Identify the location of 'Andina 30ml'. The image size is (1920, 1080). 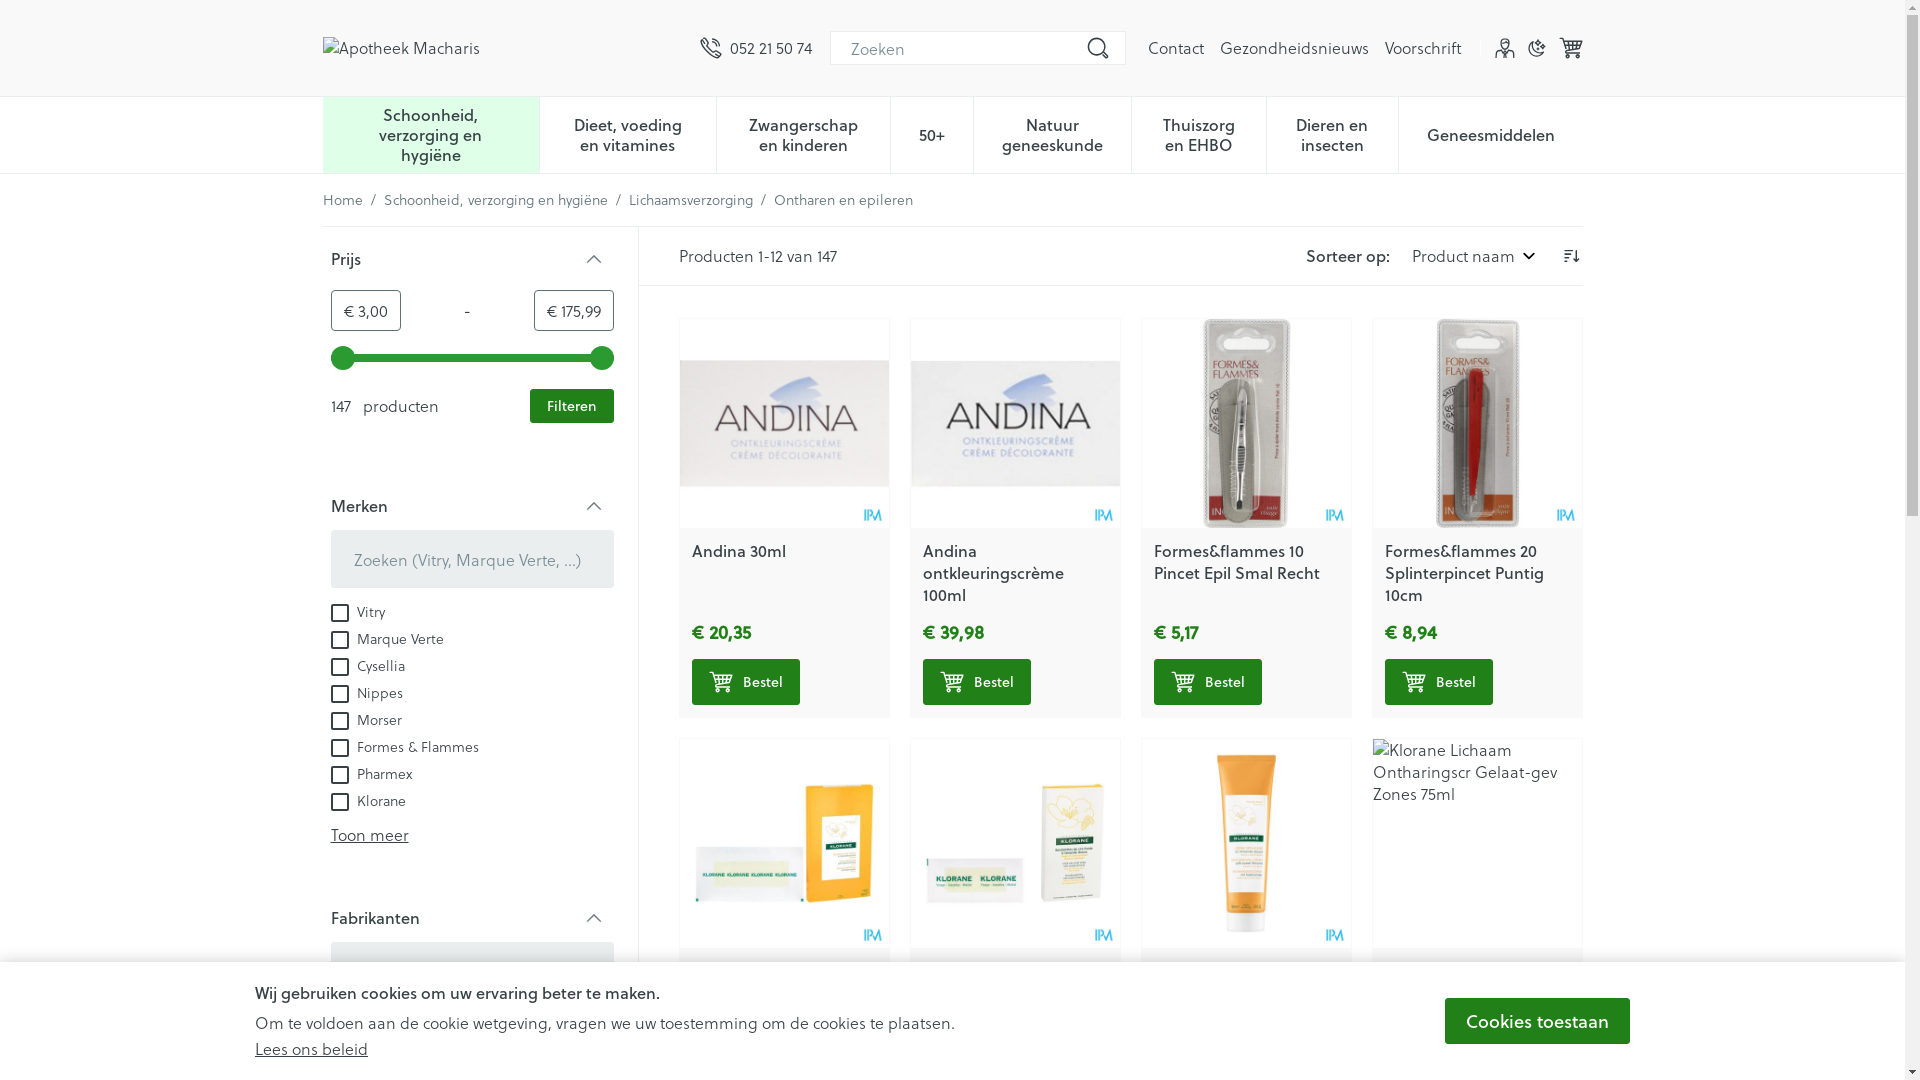
(680, 422).